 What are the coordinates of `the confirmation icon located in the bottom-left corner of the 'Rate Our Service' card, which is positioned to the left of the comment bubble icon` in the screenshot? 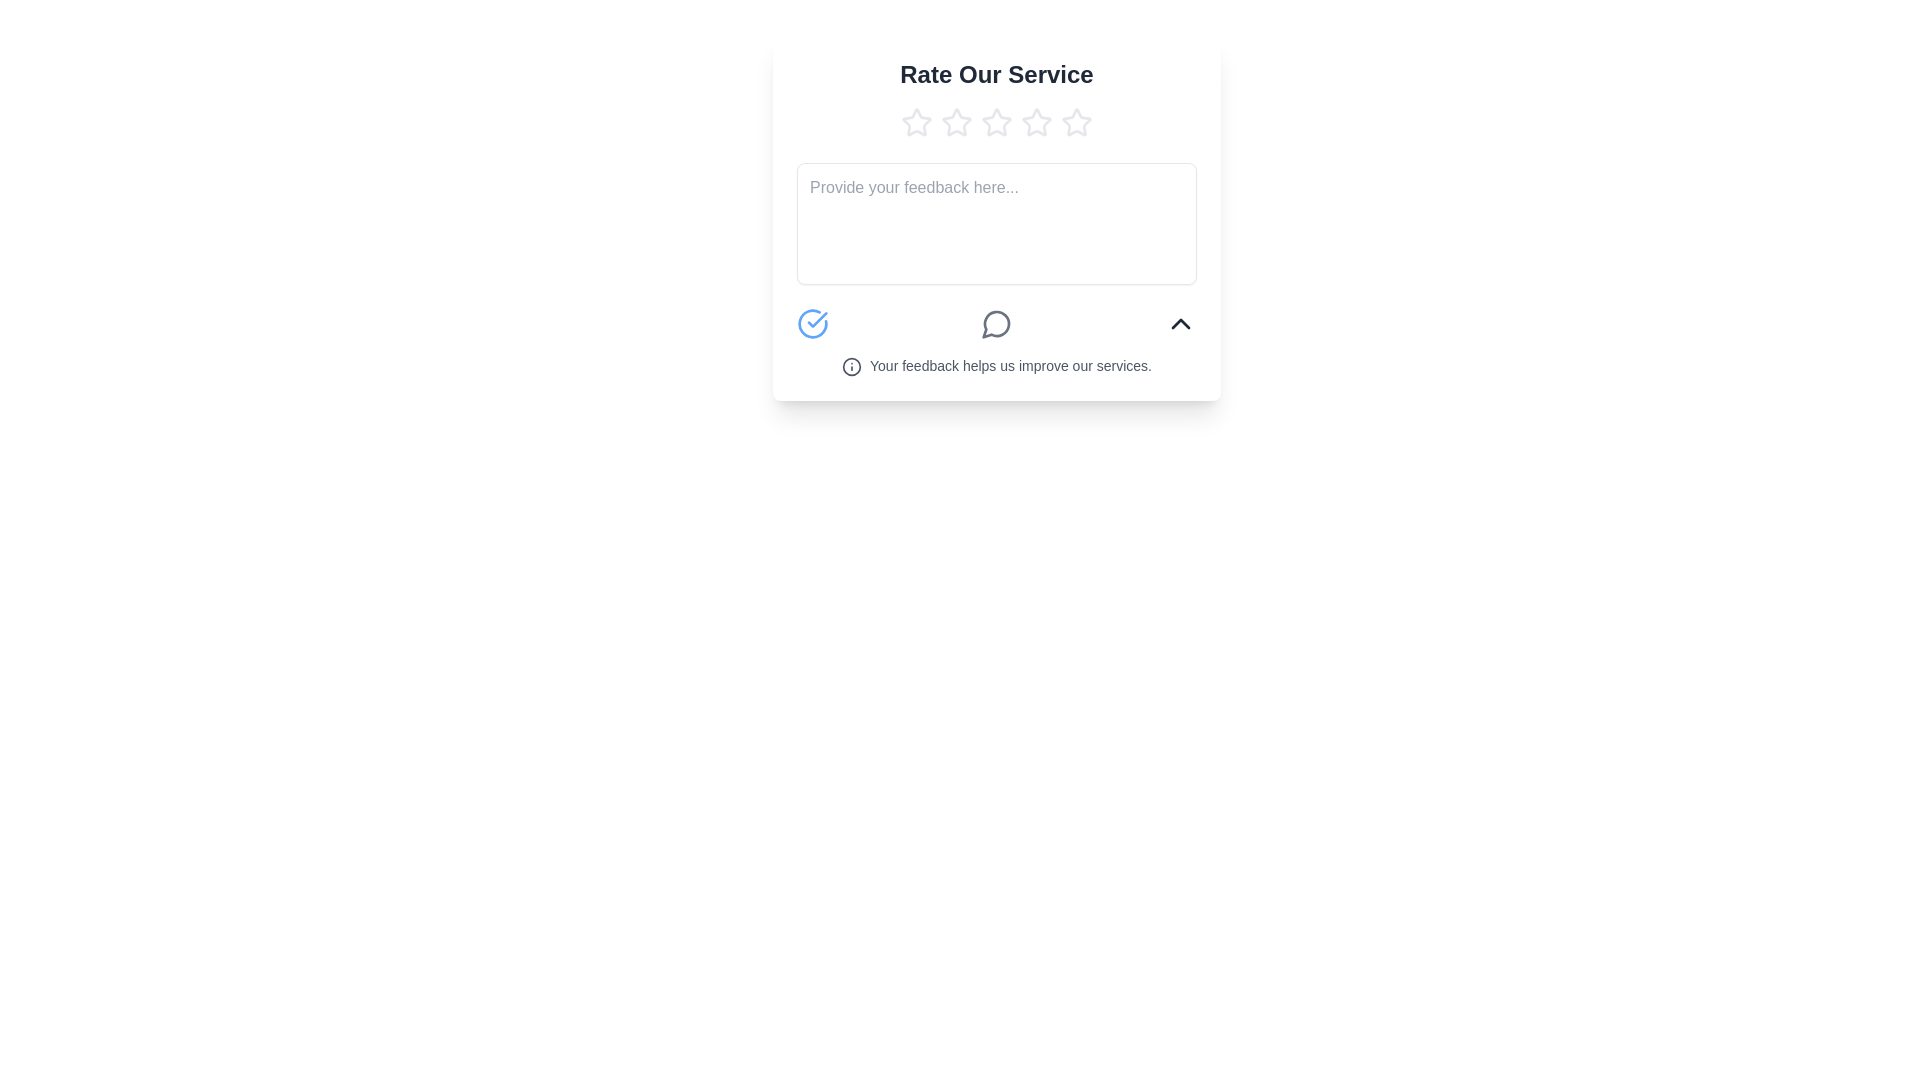 It's located at (812, 323).